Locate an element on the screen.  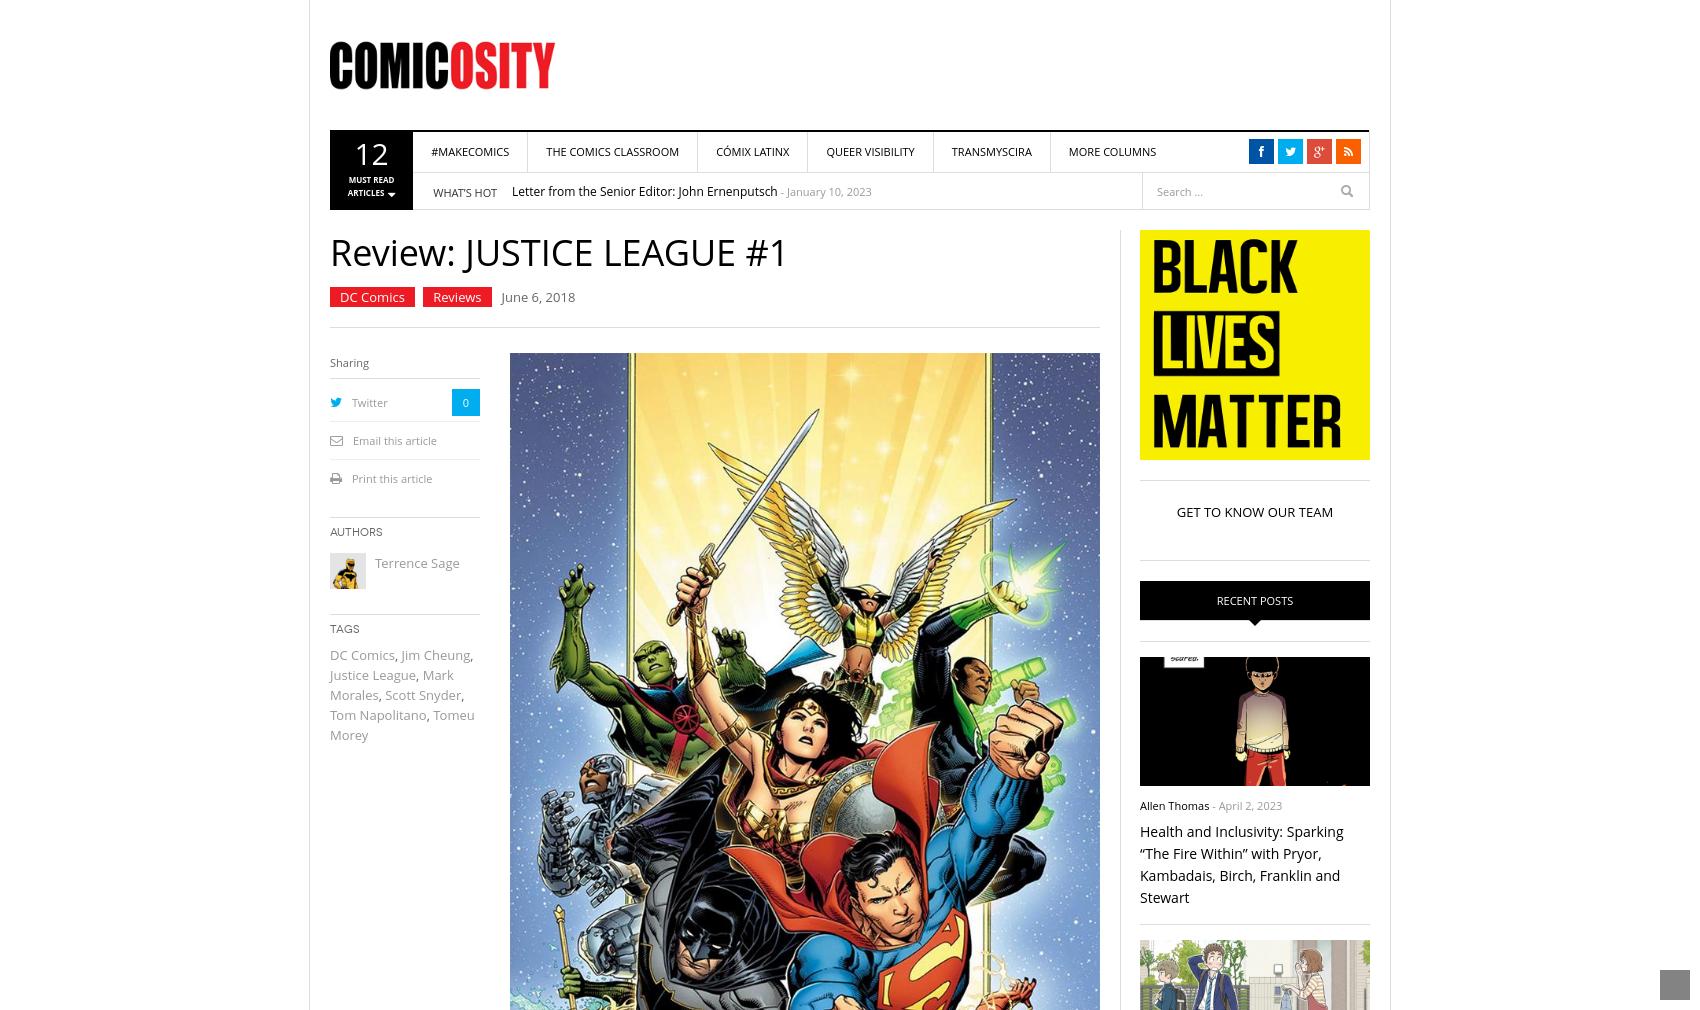
'June 6, 2018' is located at coordinates (537, 296).